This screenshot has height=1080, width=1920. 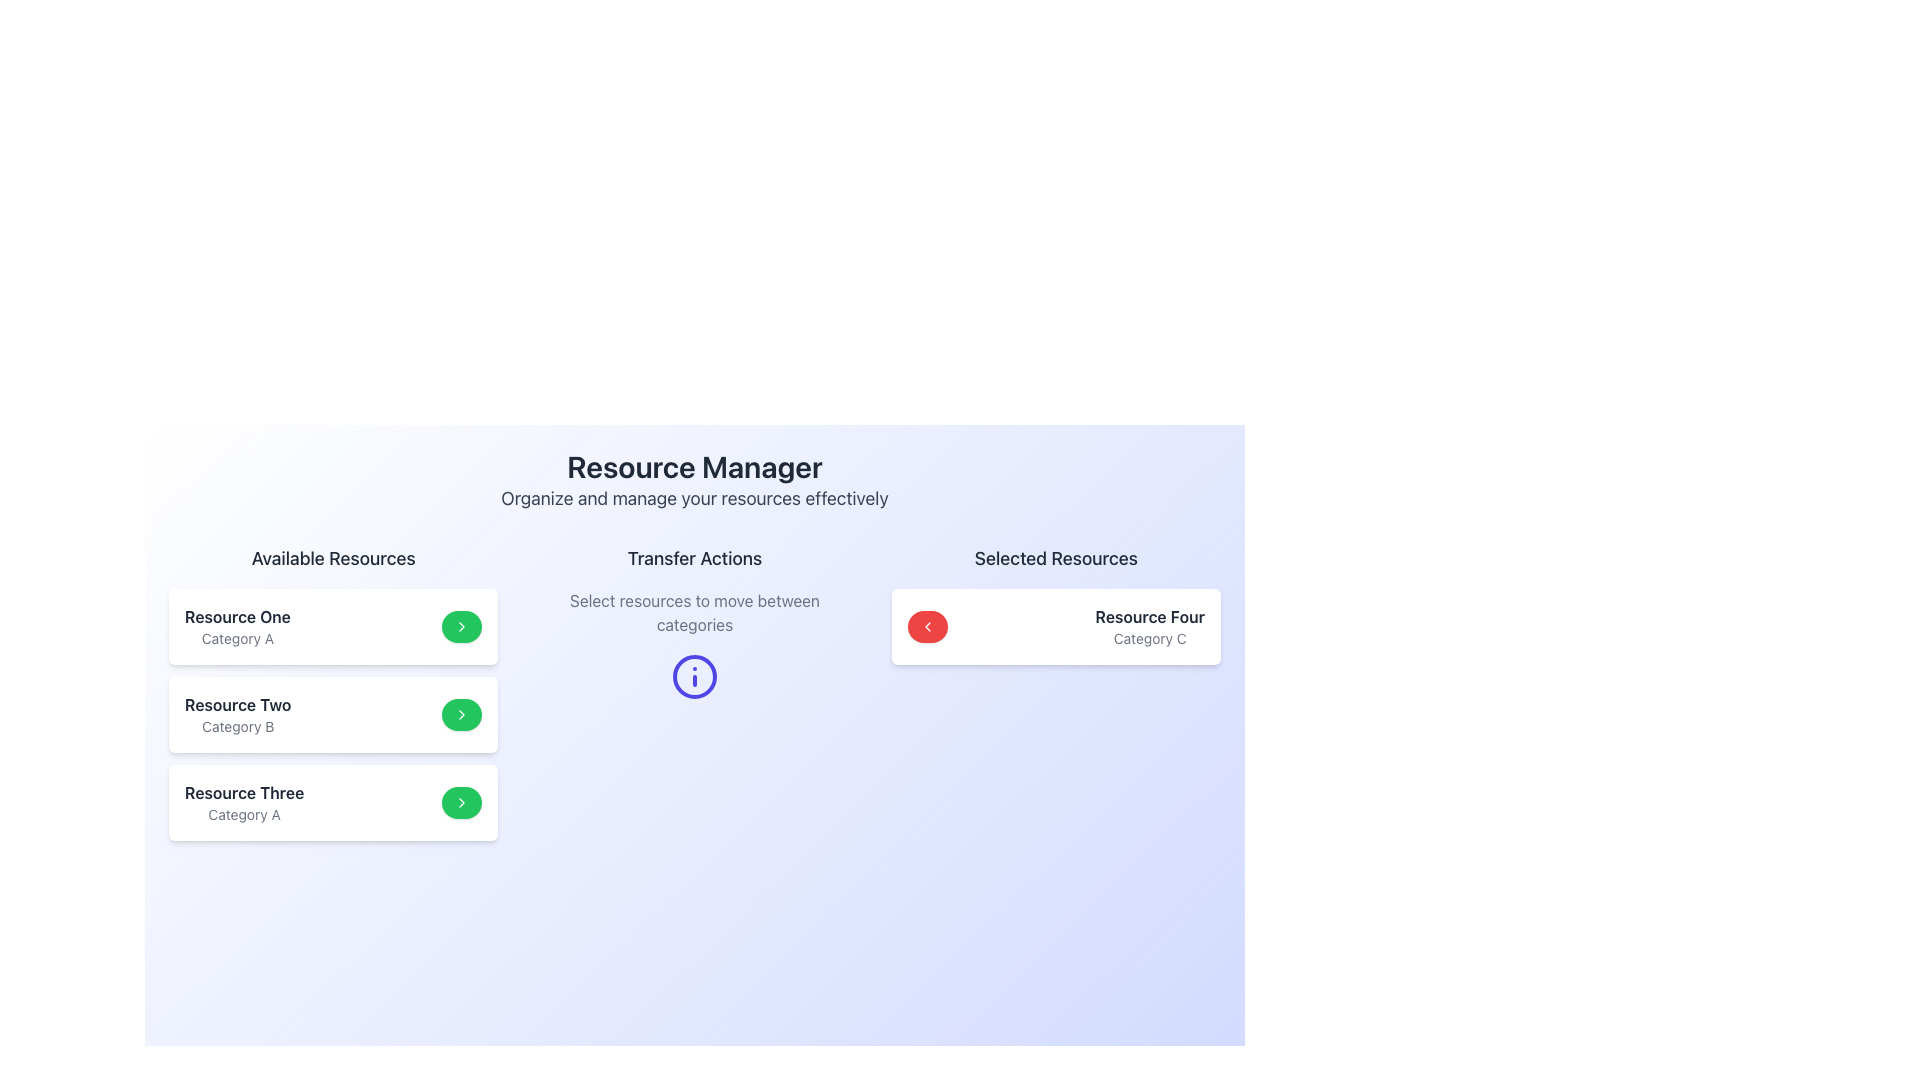 What do you see at coordinates (237, 626) in the screenshot?
I see `displayed text from the 'Resource One' entry in the 'Available Resources' list, which shows 'Resource One' in bold dark gray and 'Category A' in smaller light gray` at bounding box center [237, 626].